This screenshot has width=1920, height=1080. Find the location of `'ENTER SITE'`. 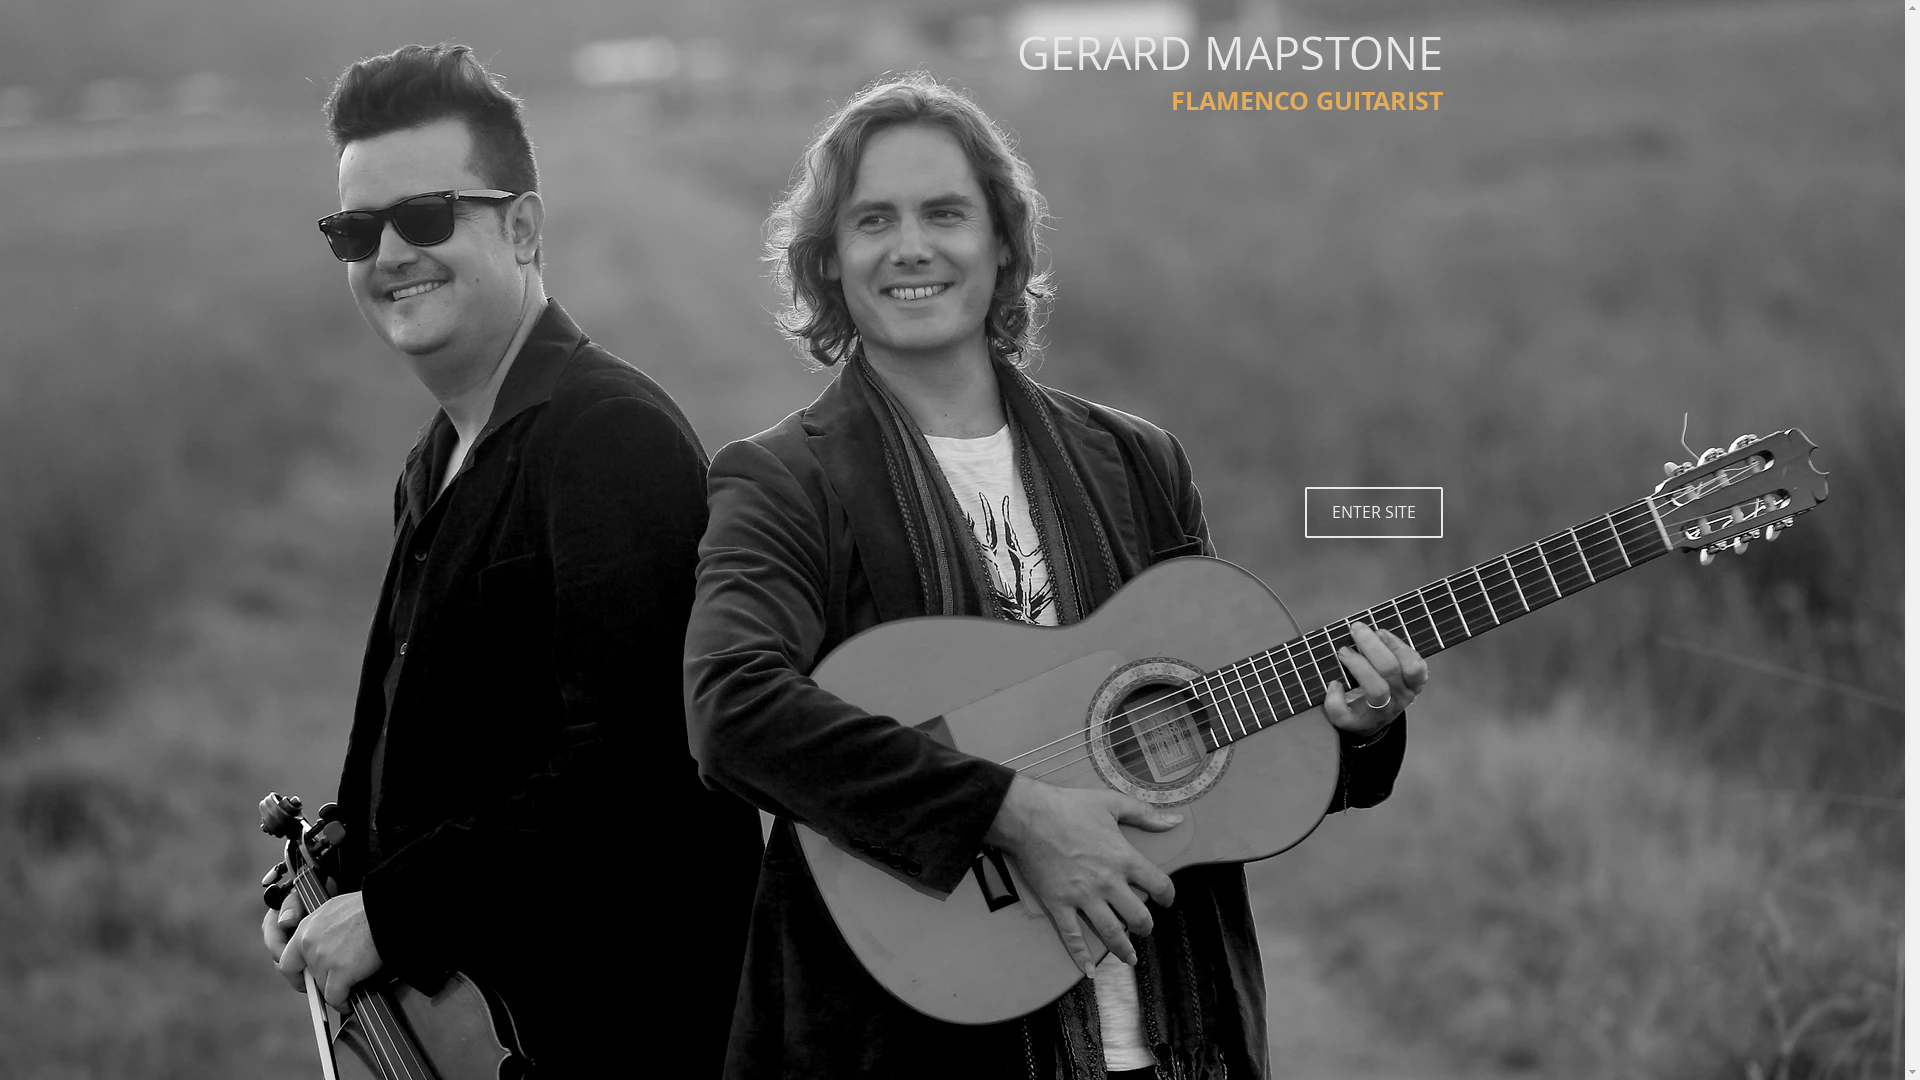

'ENTER SITE' is located at coordinates (1371, 511).